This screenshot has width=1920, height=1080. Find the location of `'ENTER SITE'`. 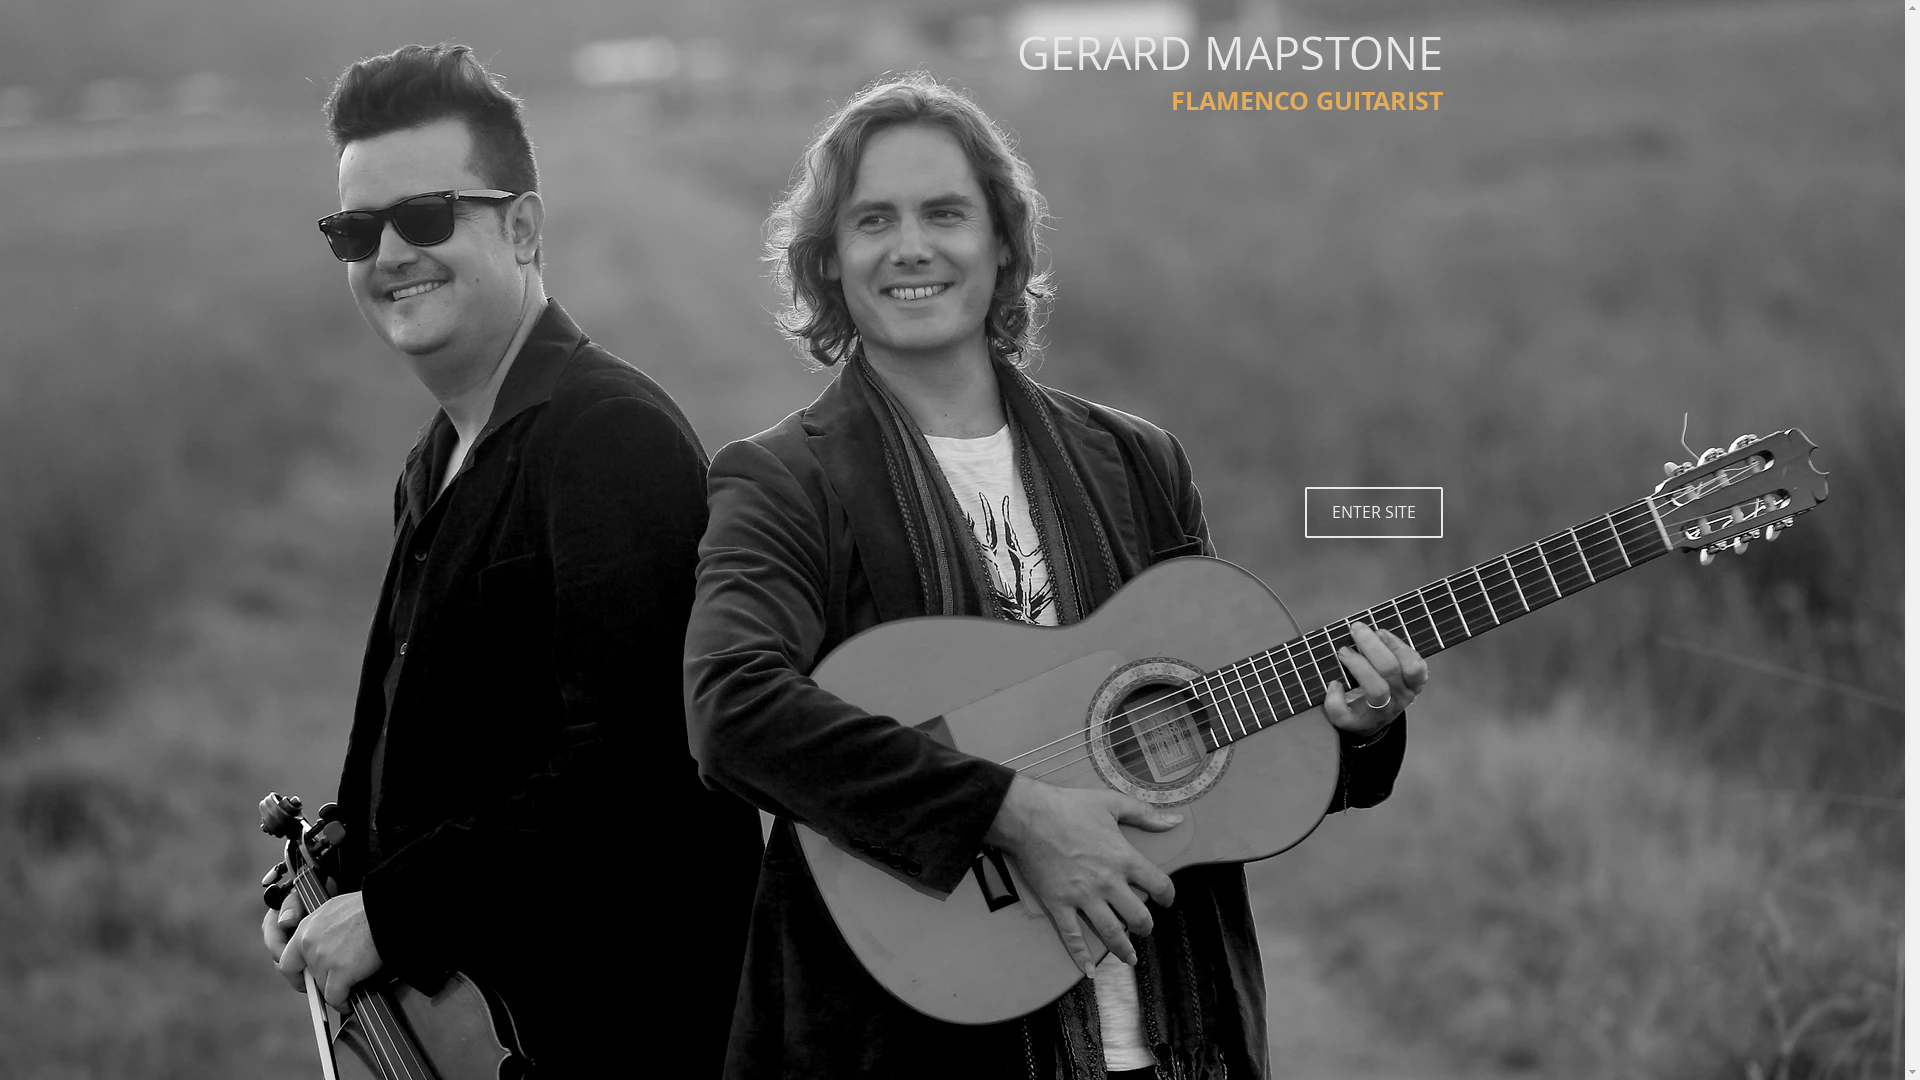

'ENTER SITE' is located at coordinates (1371, 511).